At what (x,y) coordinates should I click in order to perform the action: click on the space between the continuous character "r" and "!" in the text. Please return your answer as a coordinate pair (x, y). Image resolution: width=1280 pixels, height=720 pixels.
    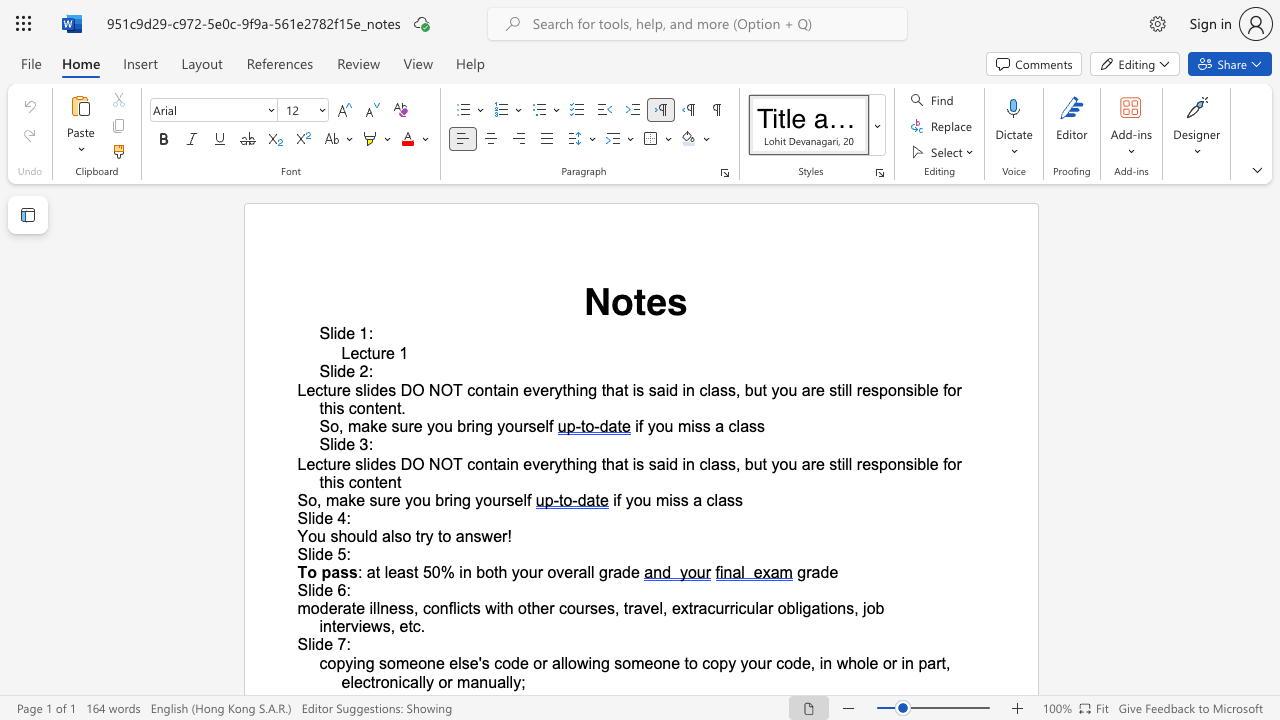
    Looking at the image, I should click on (507, 535).